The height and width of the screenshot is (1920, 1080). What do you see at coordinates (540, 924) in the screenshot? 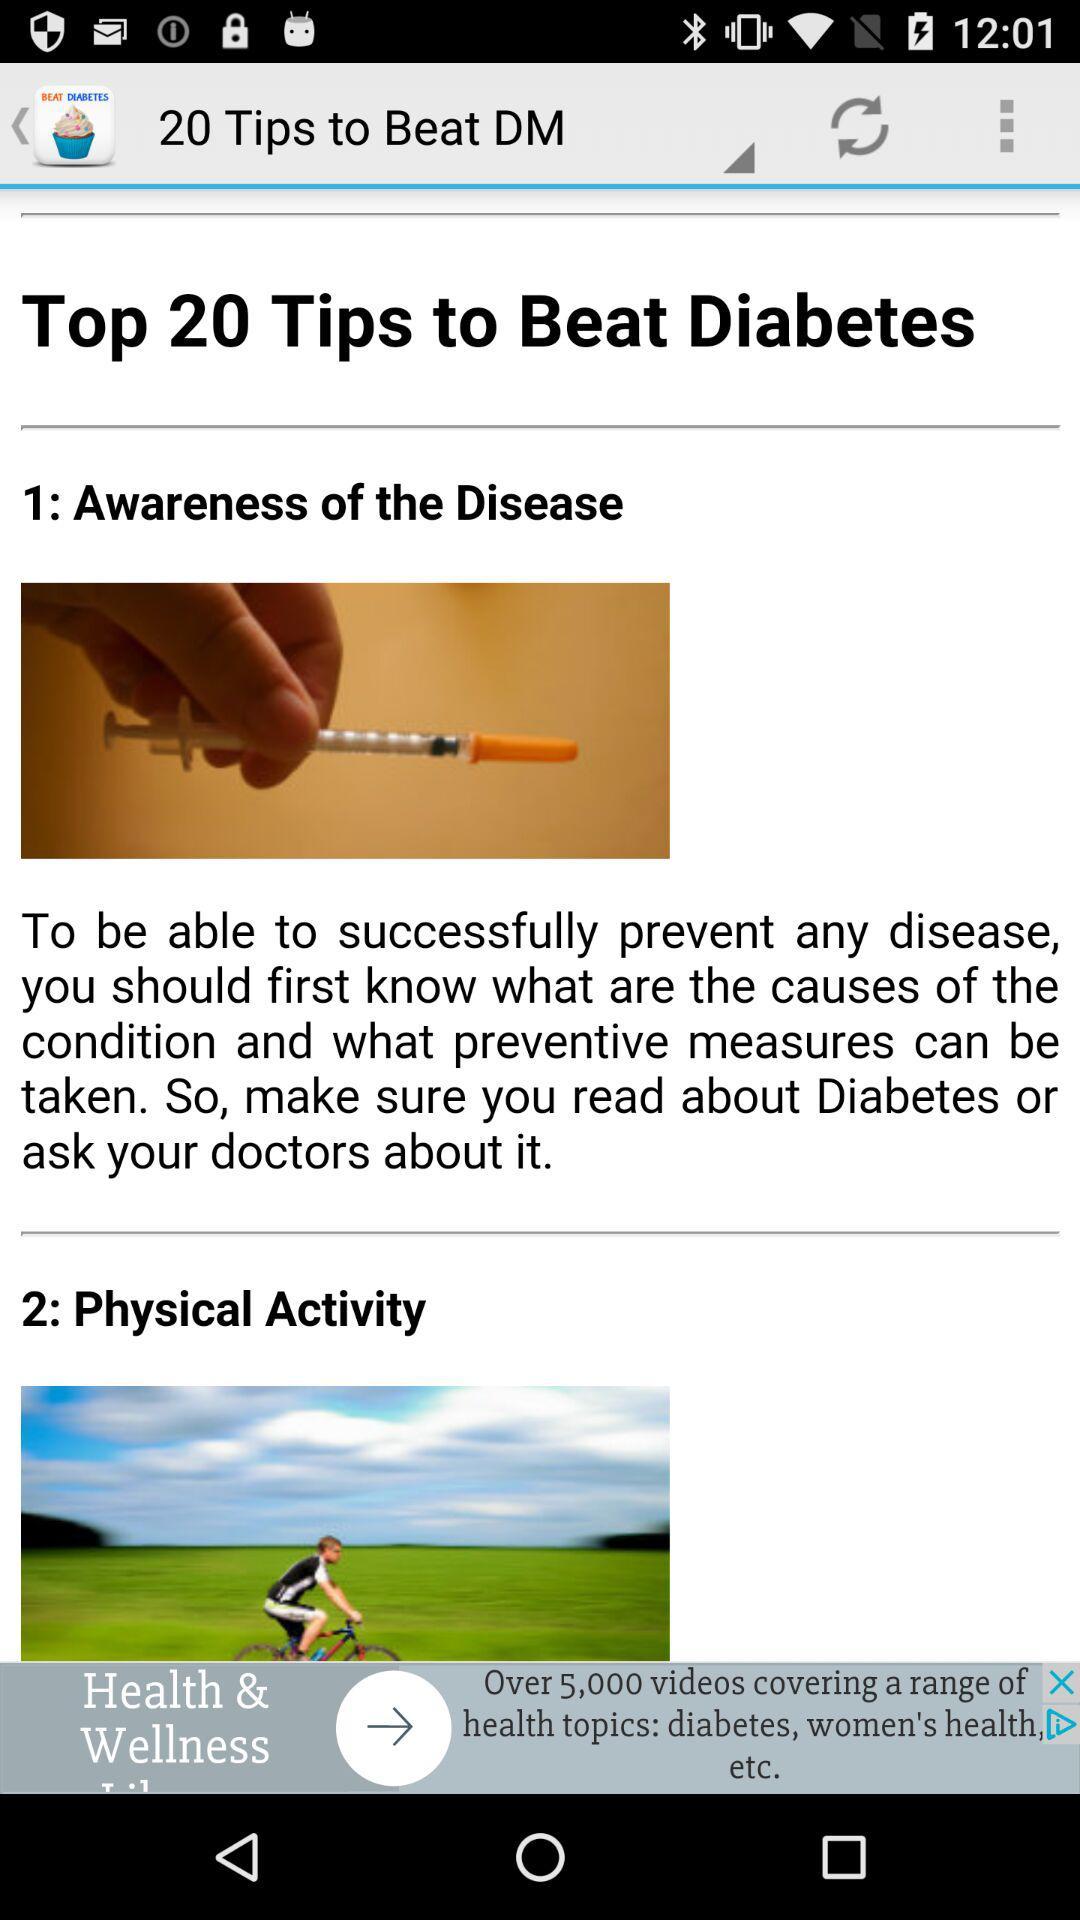
I see `the button is used to share the article to others image` at bounding box center [540, 924].